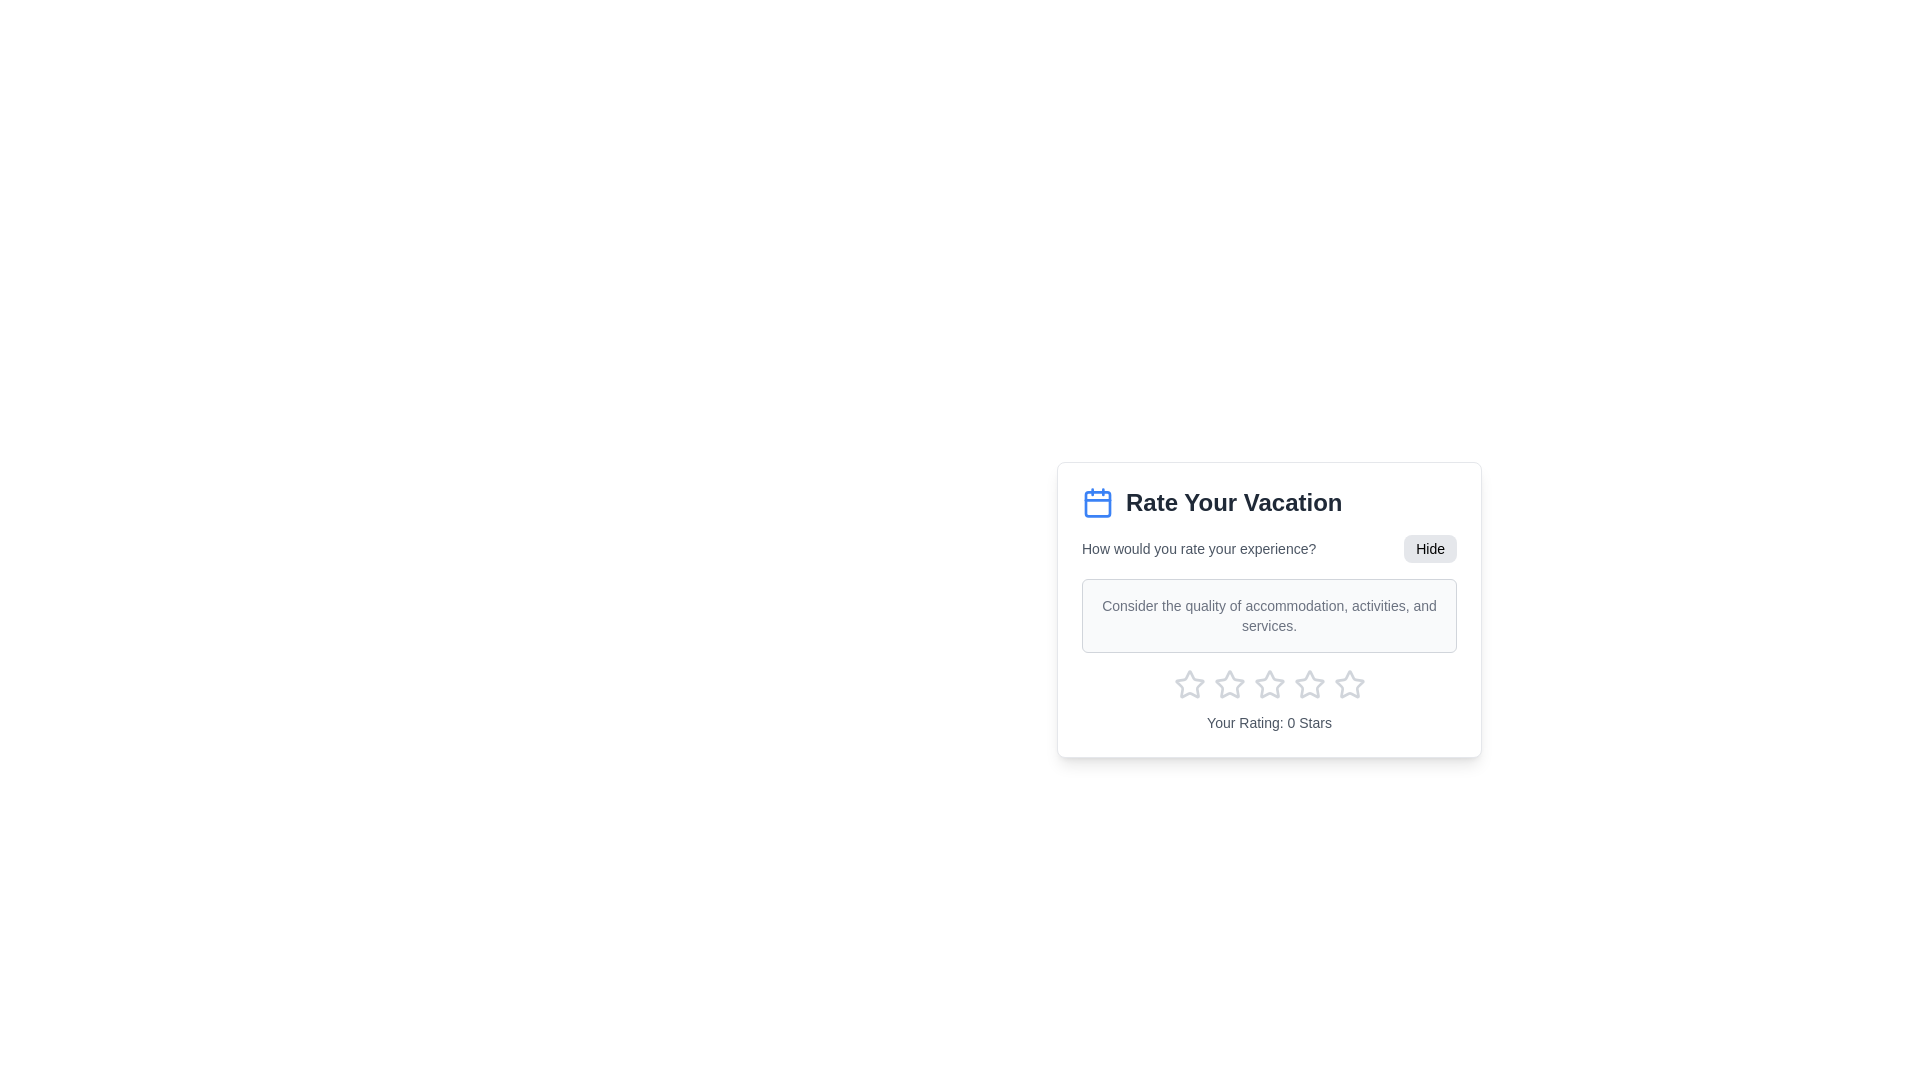 This screenshot has width=1920, height=1080. Describe the element at coordinates (1268, 684) in the screenshot. I see `the fourth star in the horizontal rating mechanism` at that location.